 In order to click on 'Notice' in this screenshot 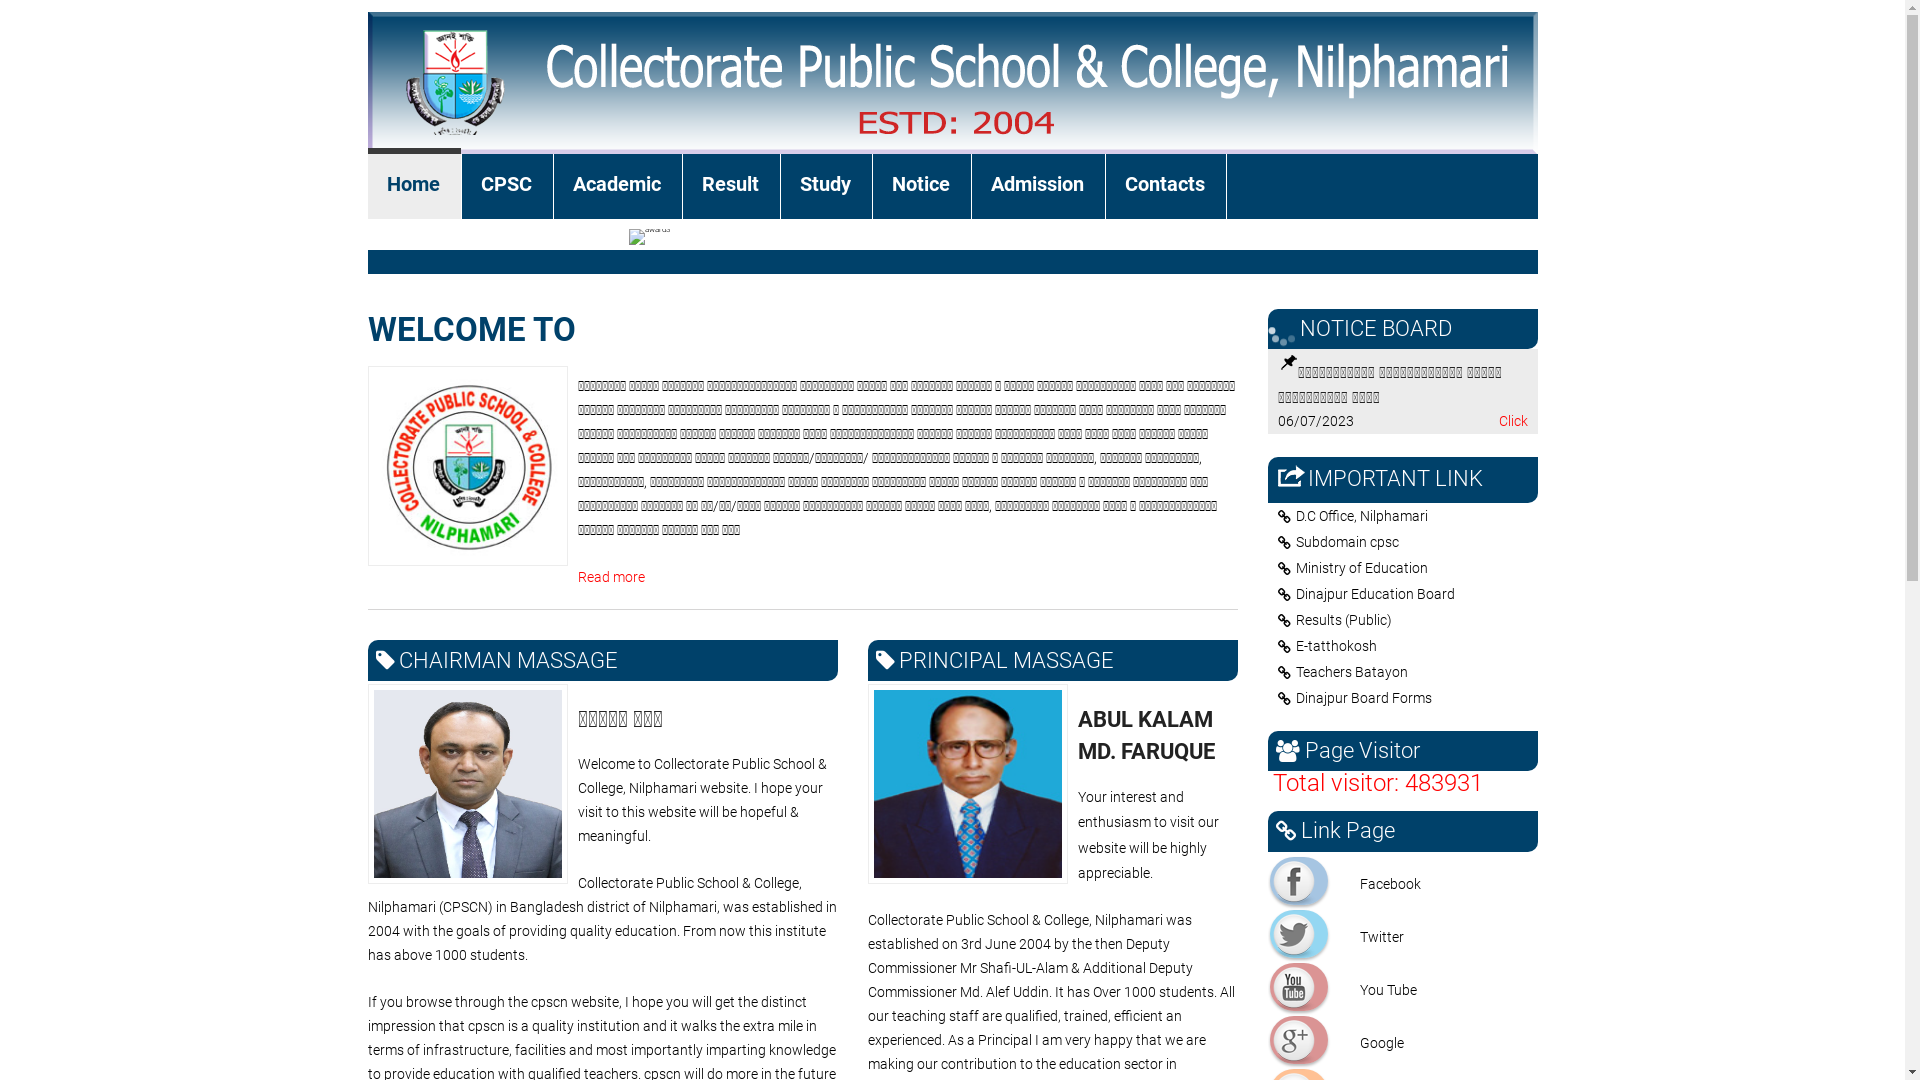, I will do `click(872, 186)`.